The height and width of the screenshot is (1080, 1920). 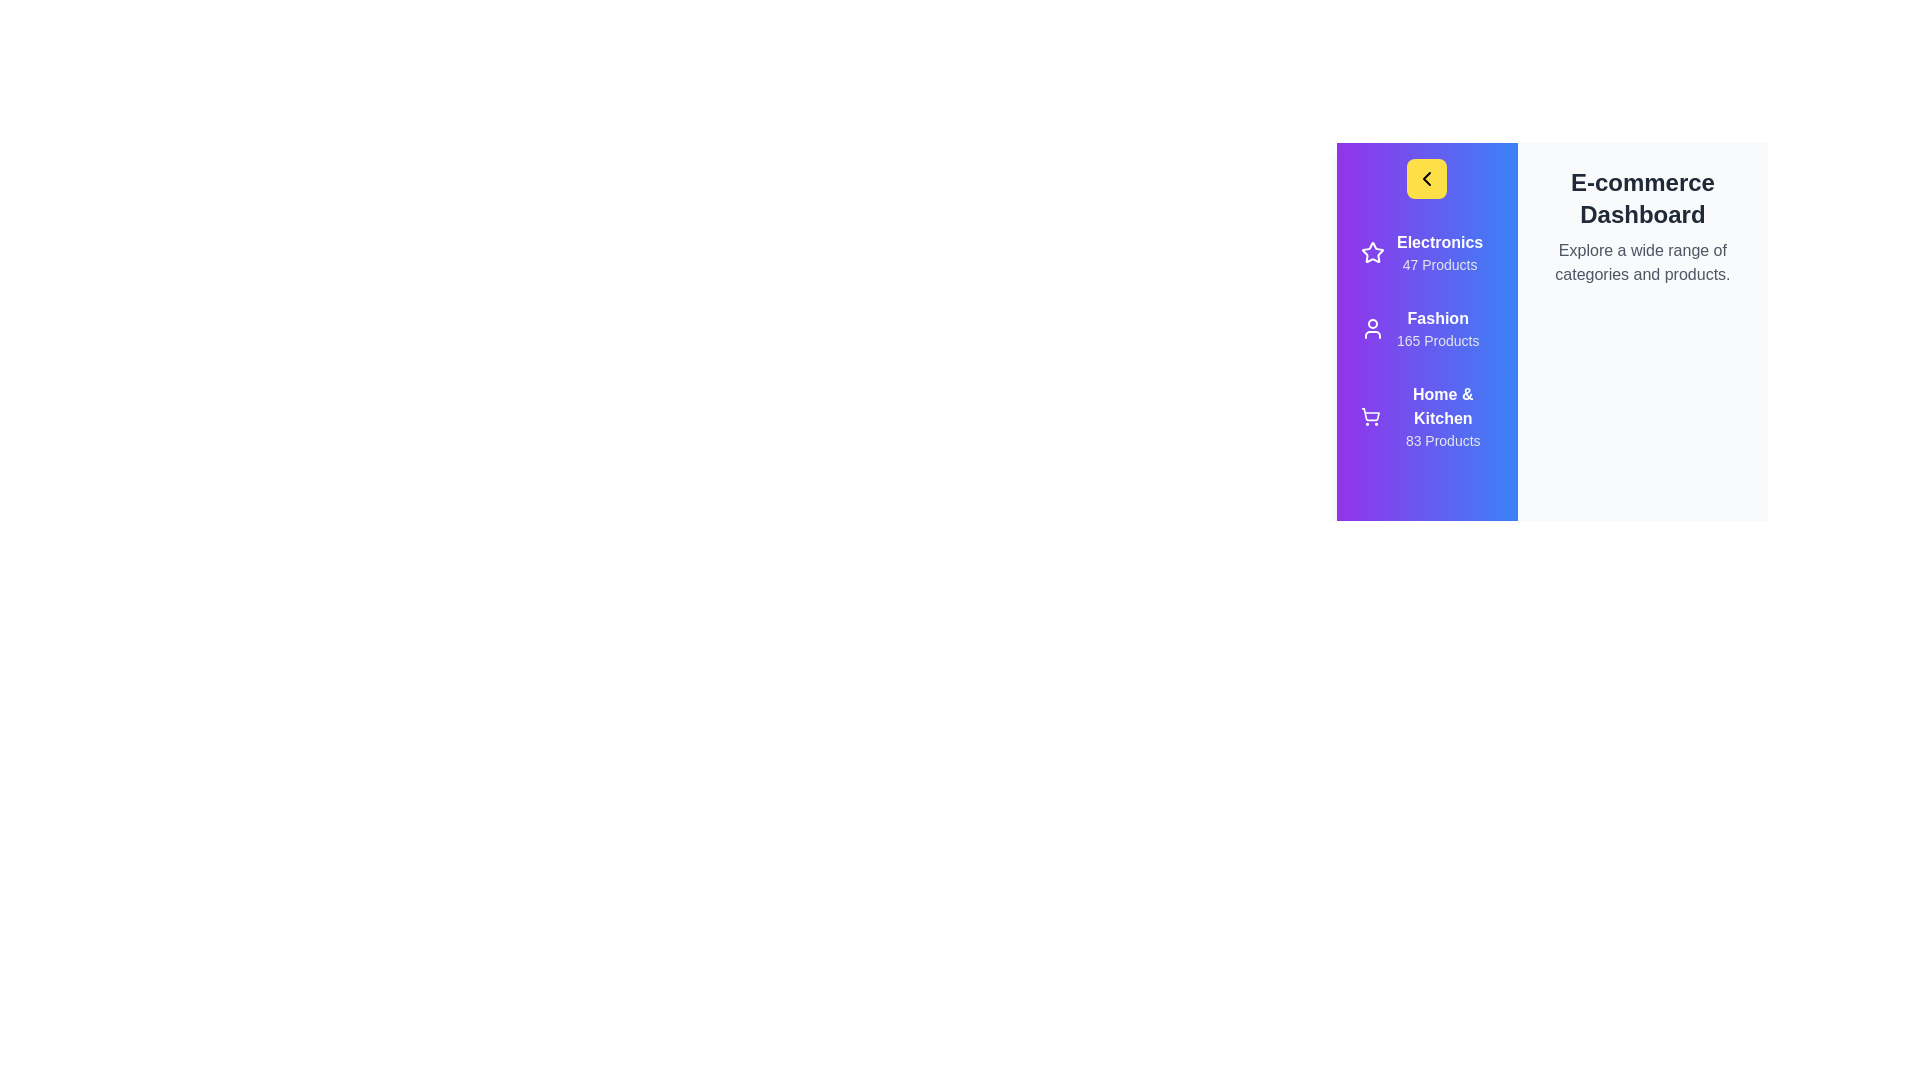 I want to click on the category Electronics to select it, so click(x=1425, y=252).